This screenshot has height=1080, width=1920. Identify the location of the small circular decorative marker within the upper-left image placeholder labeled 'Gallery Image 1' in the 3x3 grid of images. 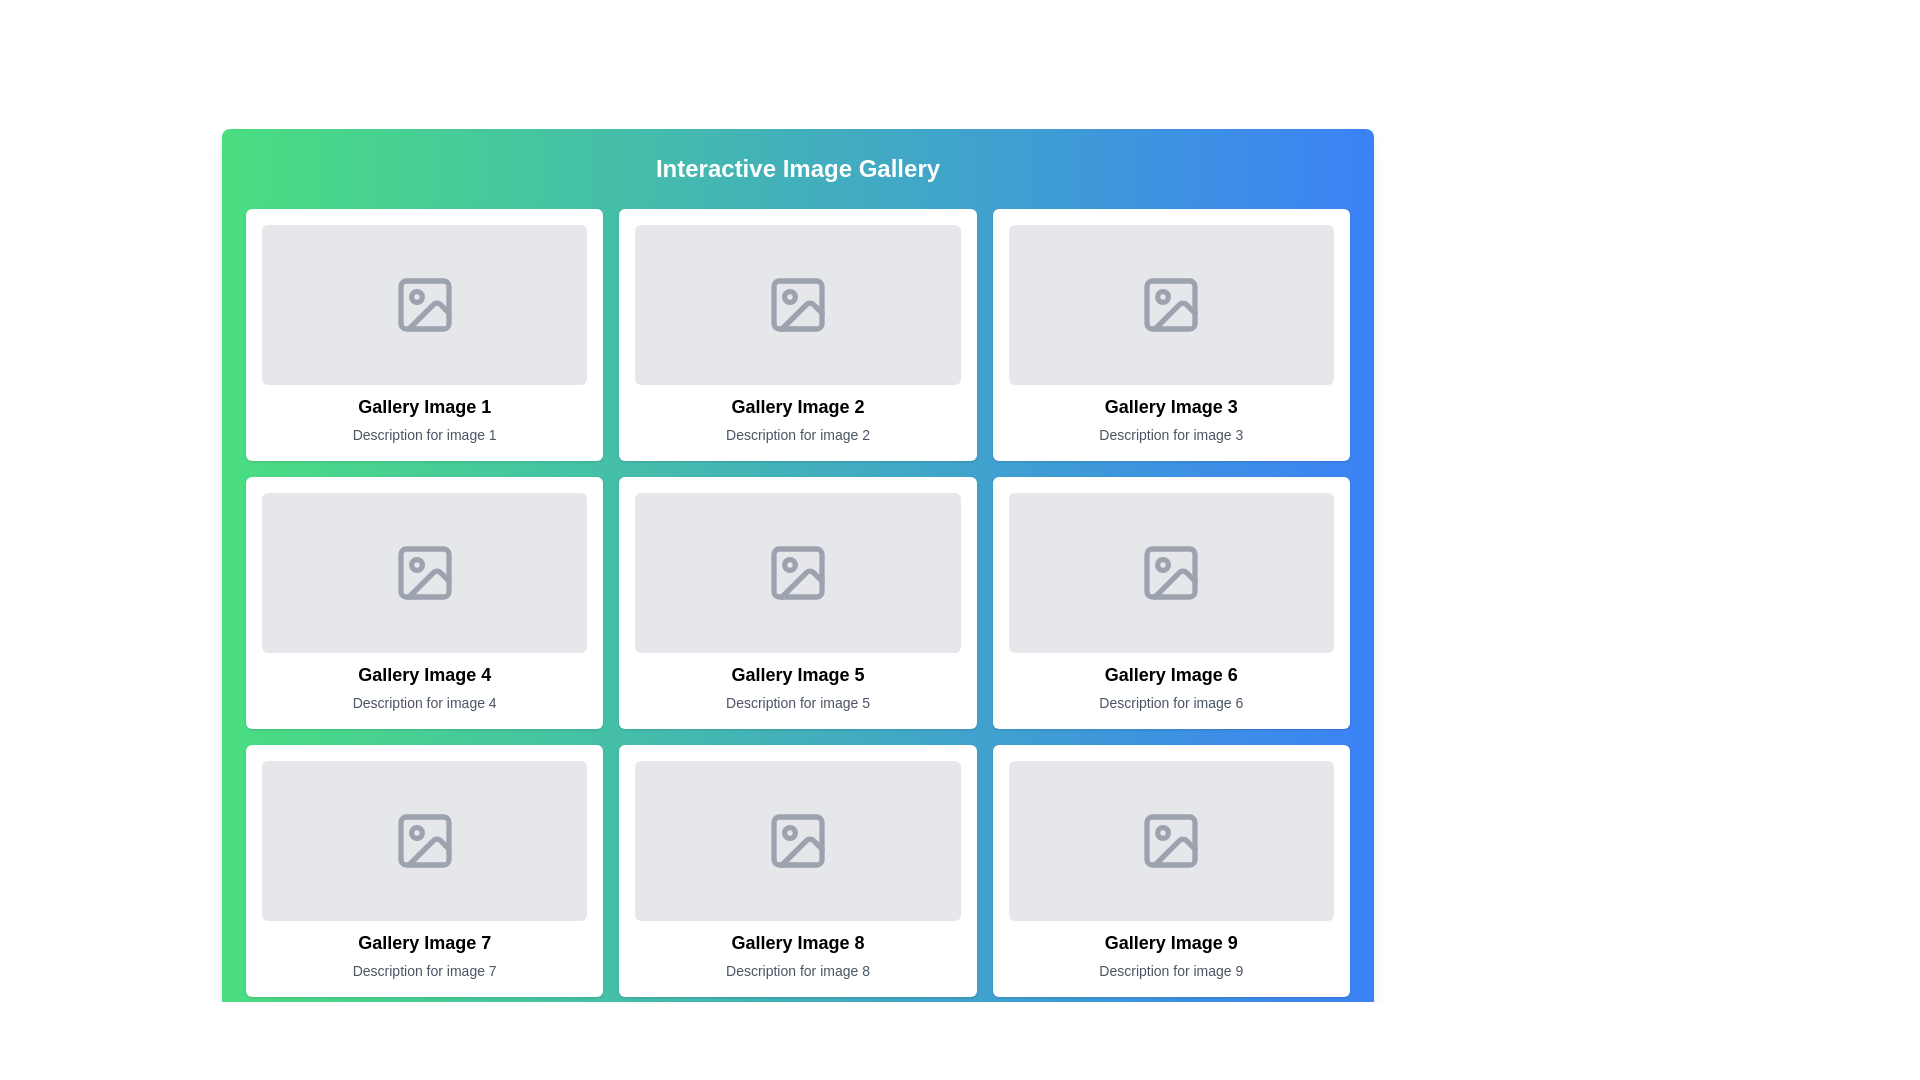
(415, 297).